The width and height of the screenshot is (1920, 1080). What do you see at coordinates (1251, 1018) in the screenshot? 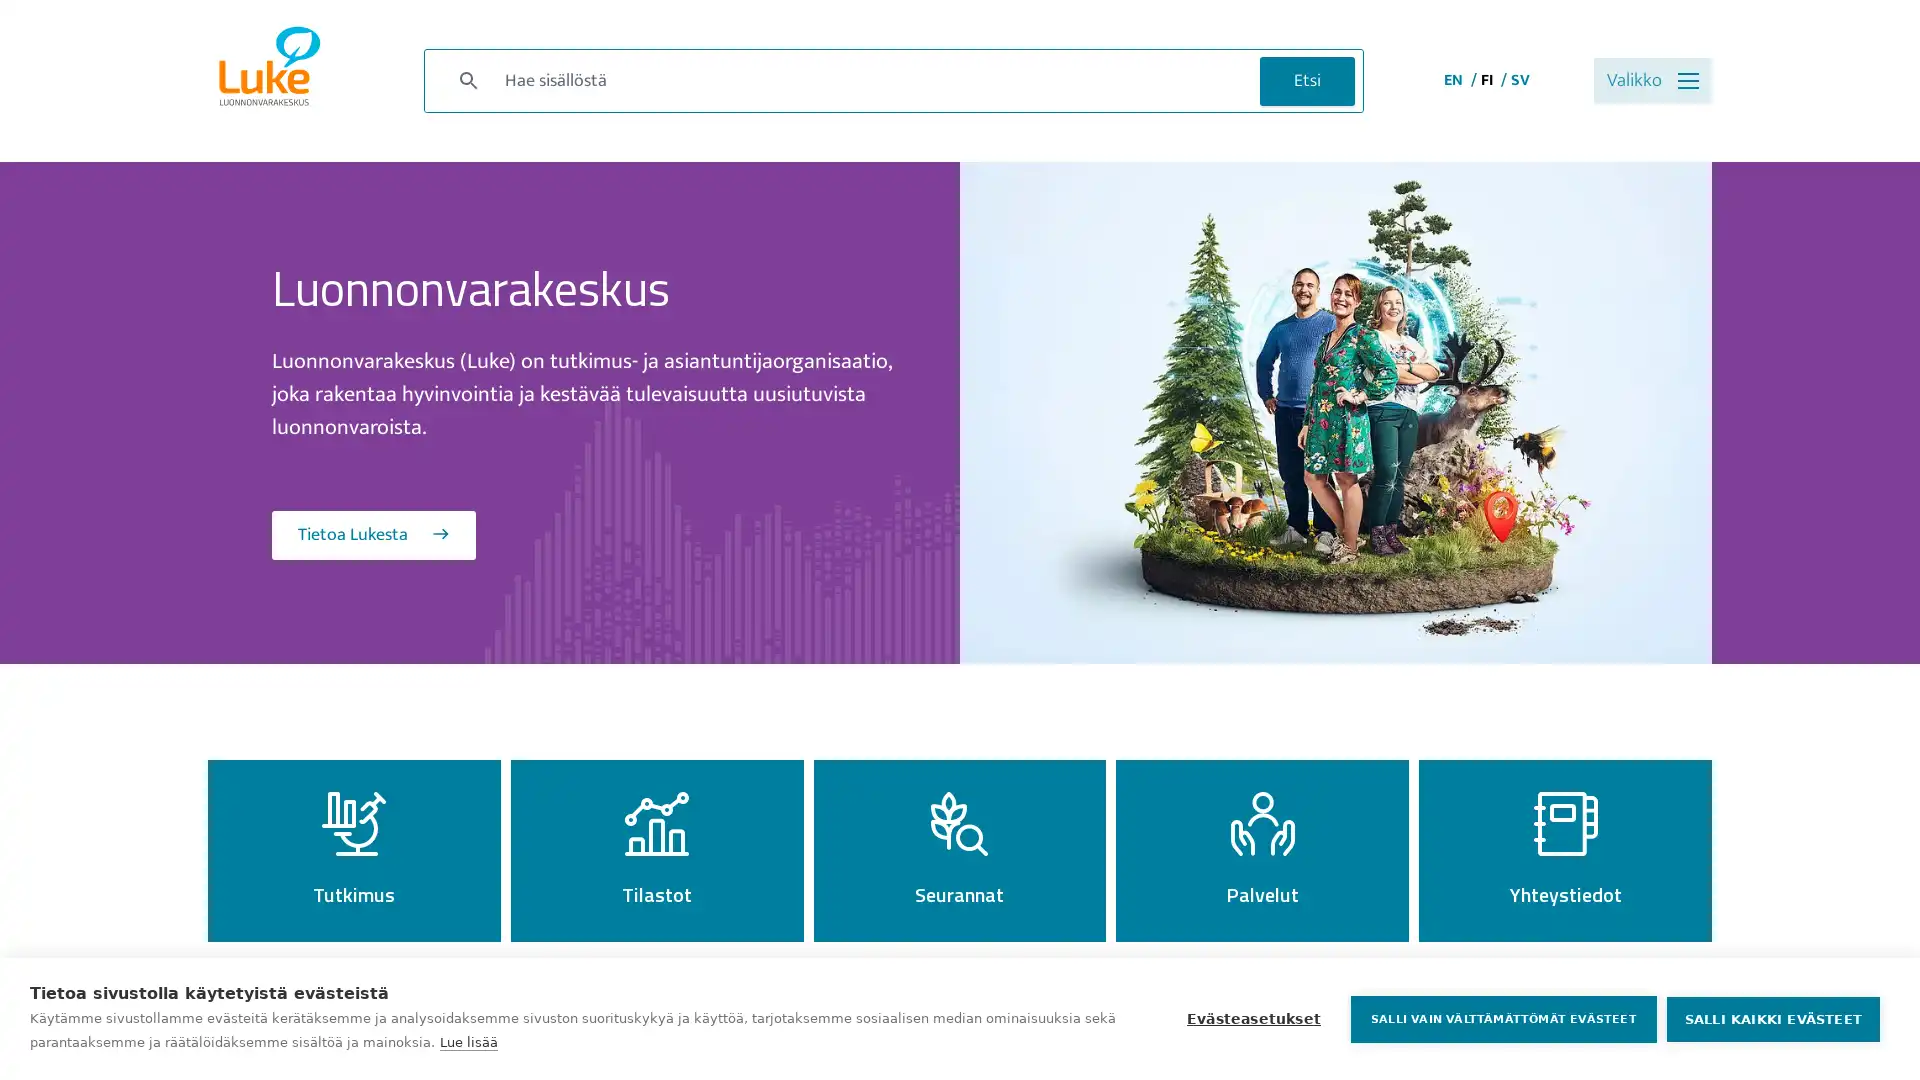
I see `Evasteasetukset` at bounding box center [1251, 1018].